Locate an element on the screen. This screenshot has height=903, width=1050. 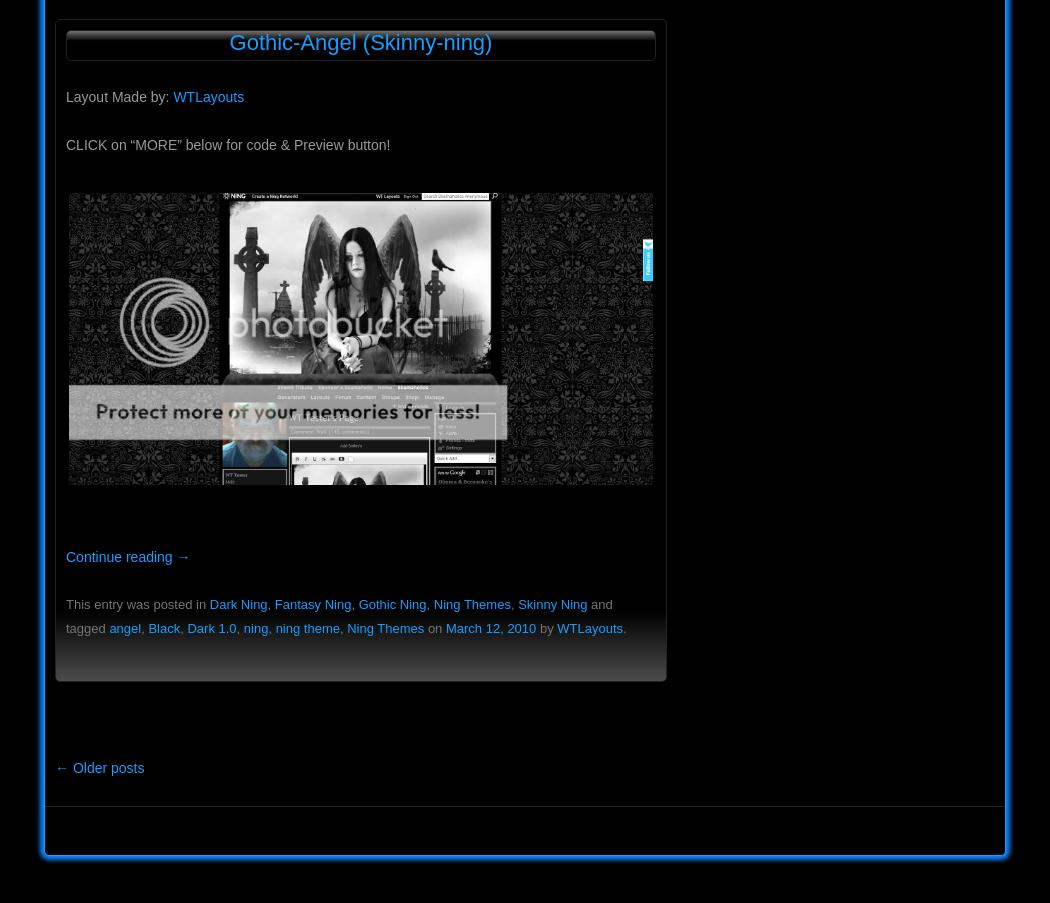
'ning theme' is located at coordinates (307, 628).